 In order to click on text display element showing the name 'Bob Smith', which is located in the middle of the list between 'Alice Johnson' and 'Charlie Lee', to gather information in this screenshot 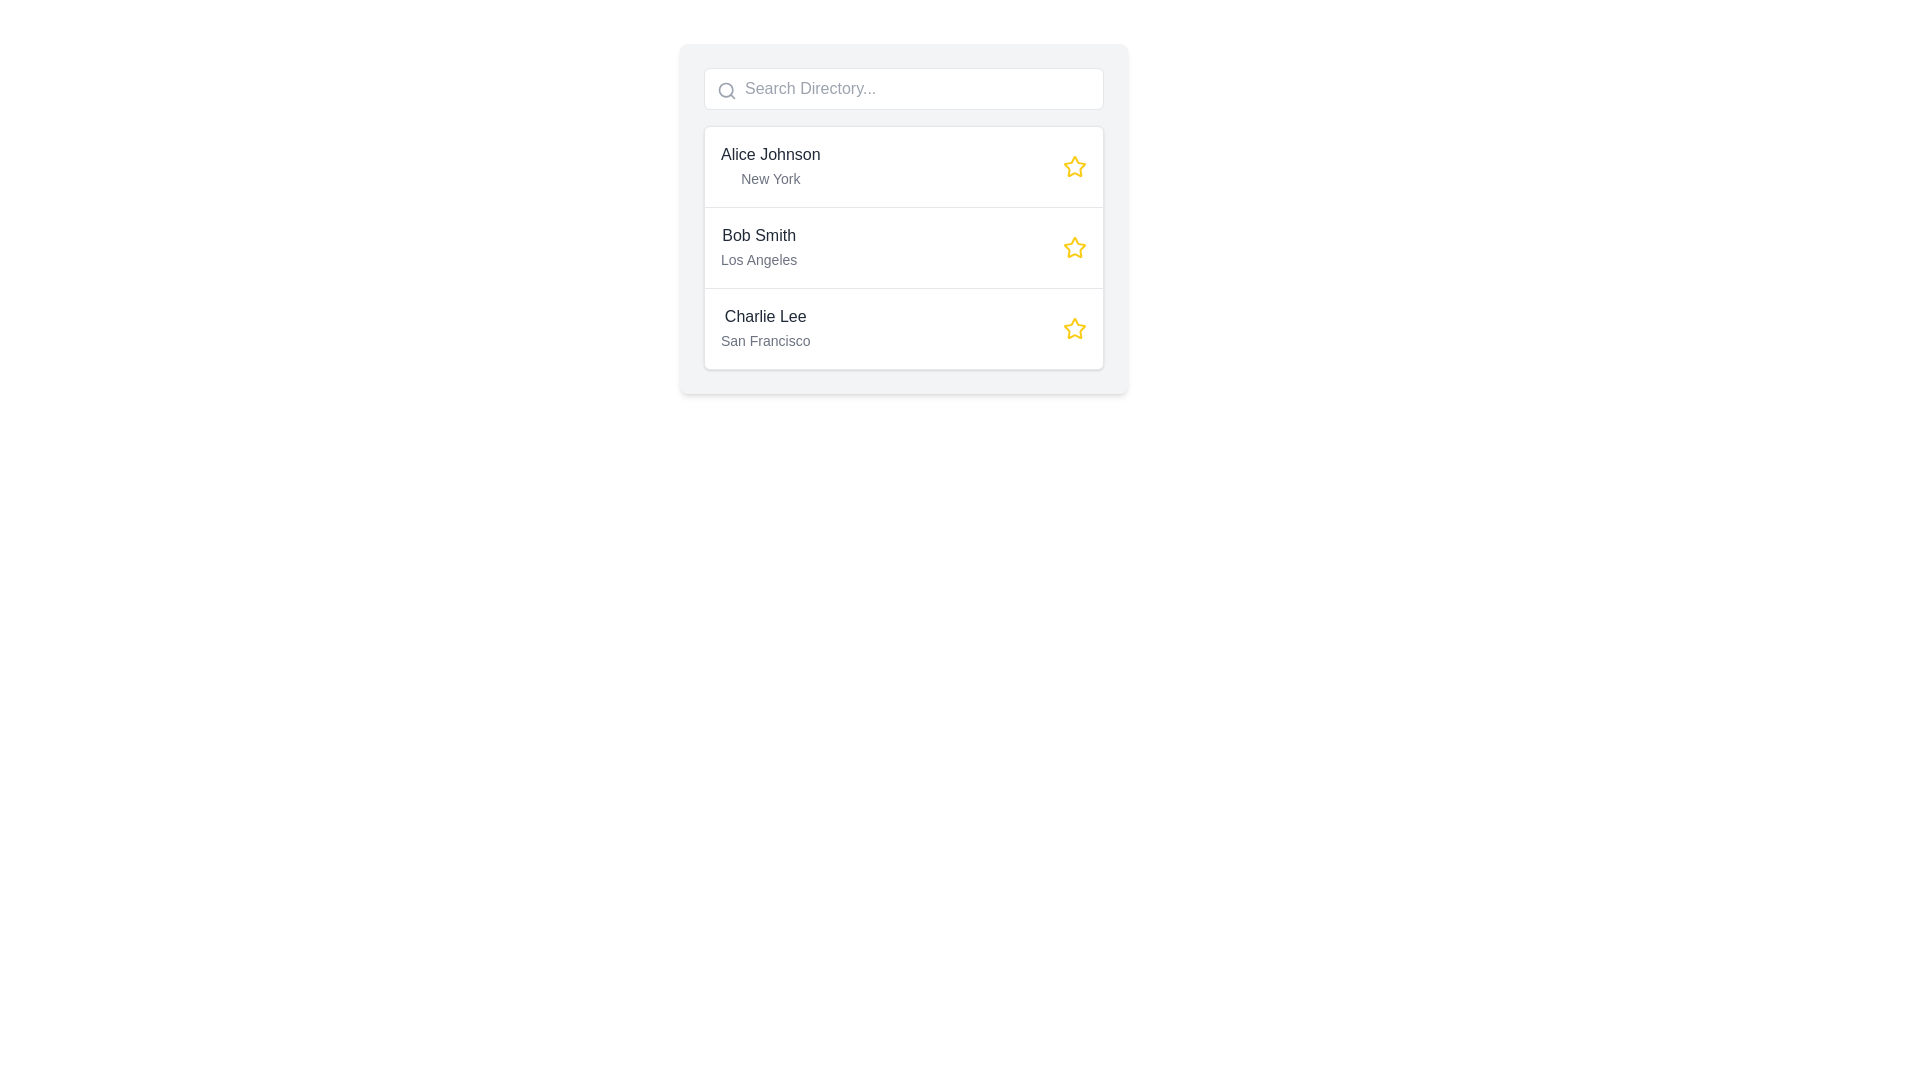, I will do `click(758, 234)`.